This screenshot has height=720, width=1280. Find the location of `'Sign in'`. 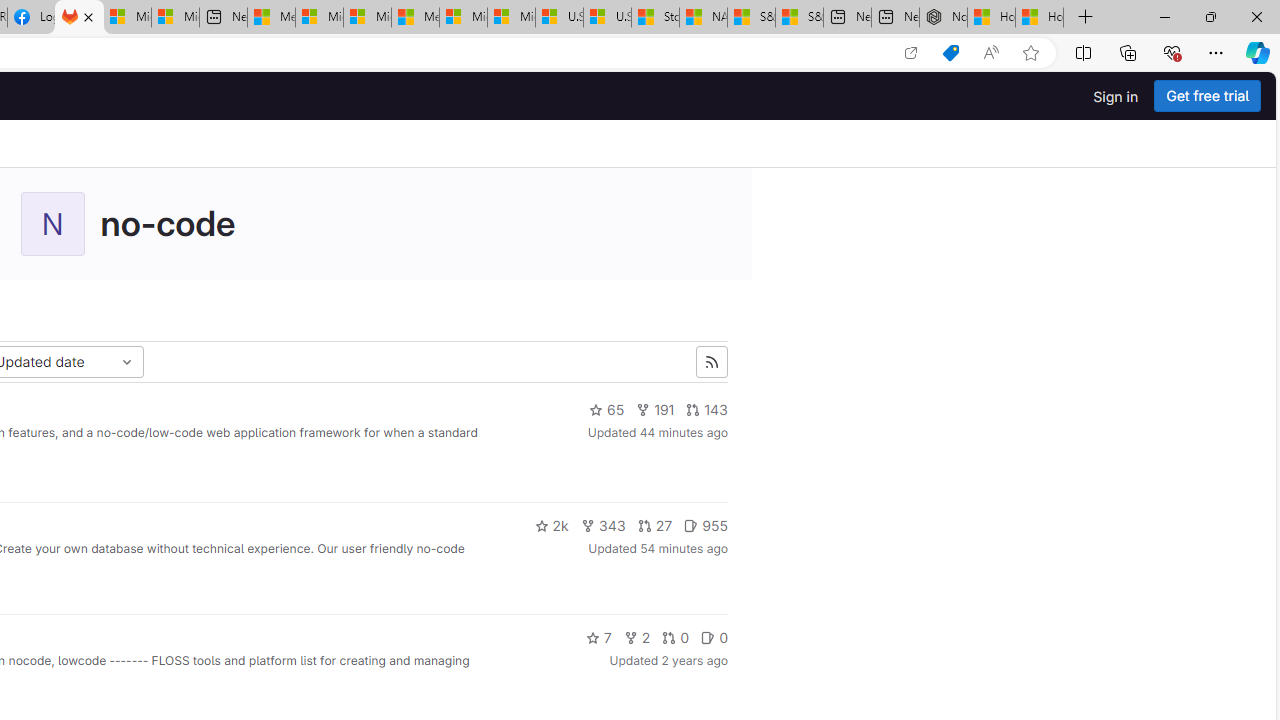

'Sign in' is located at coordinates (1115, 96).